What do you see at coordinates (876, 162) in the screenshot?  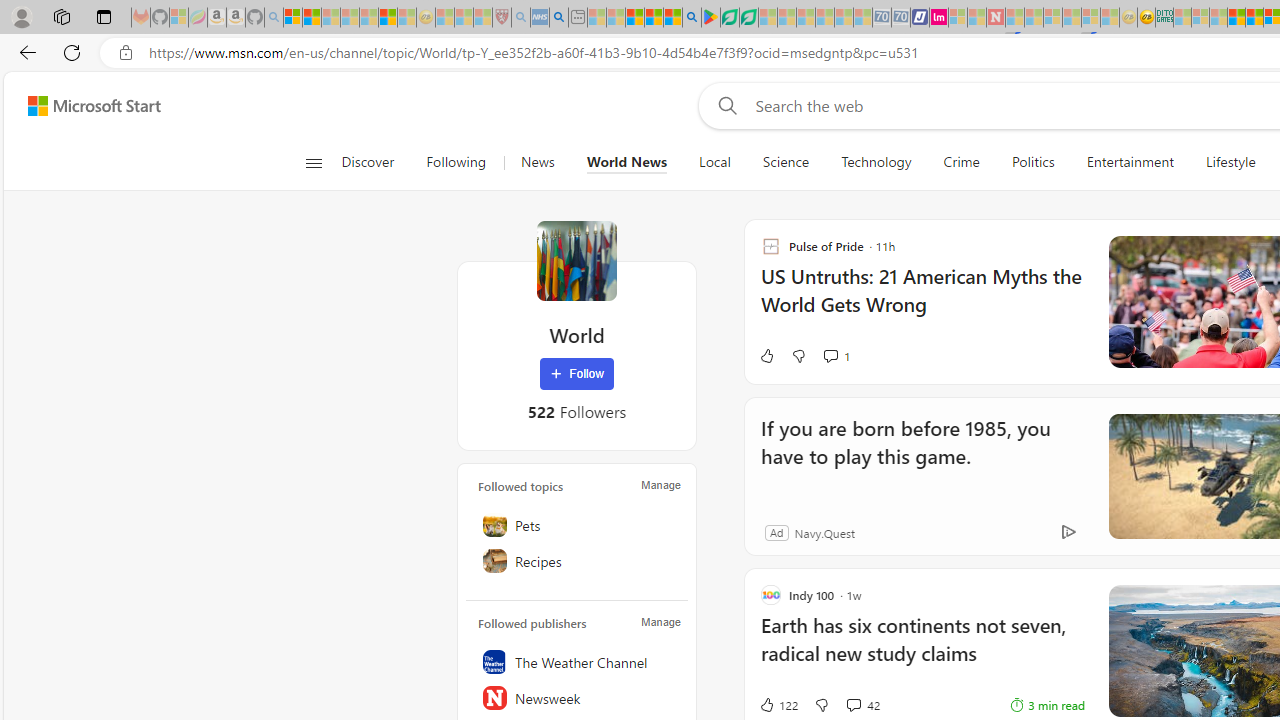 I see `'Technology'` at bounding box center [876, 162].